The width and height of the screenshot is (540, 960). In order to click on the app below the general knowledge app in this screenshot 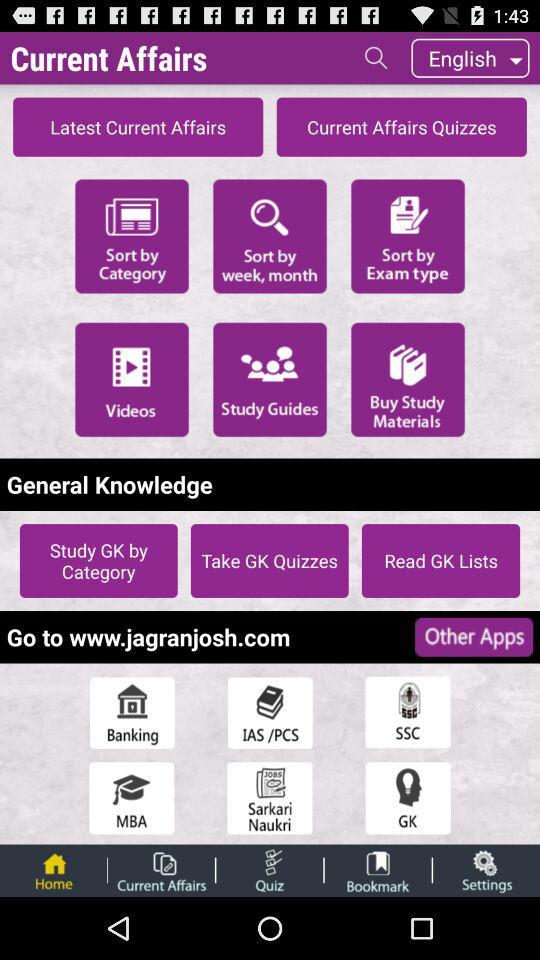, I will do `click(269, 560)`.